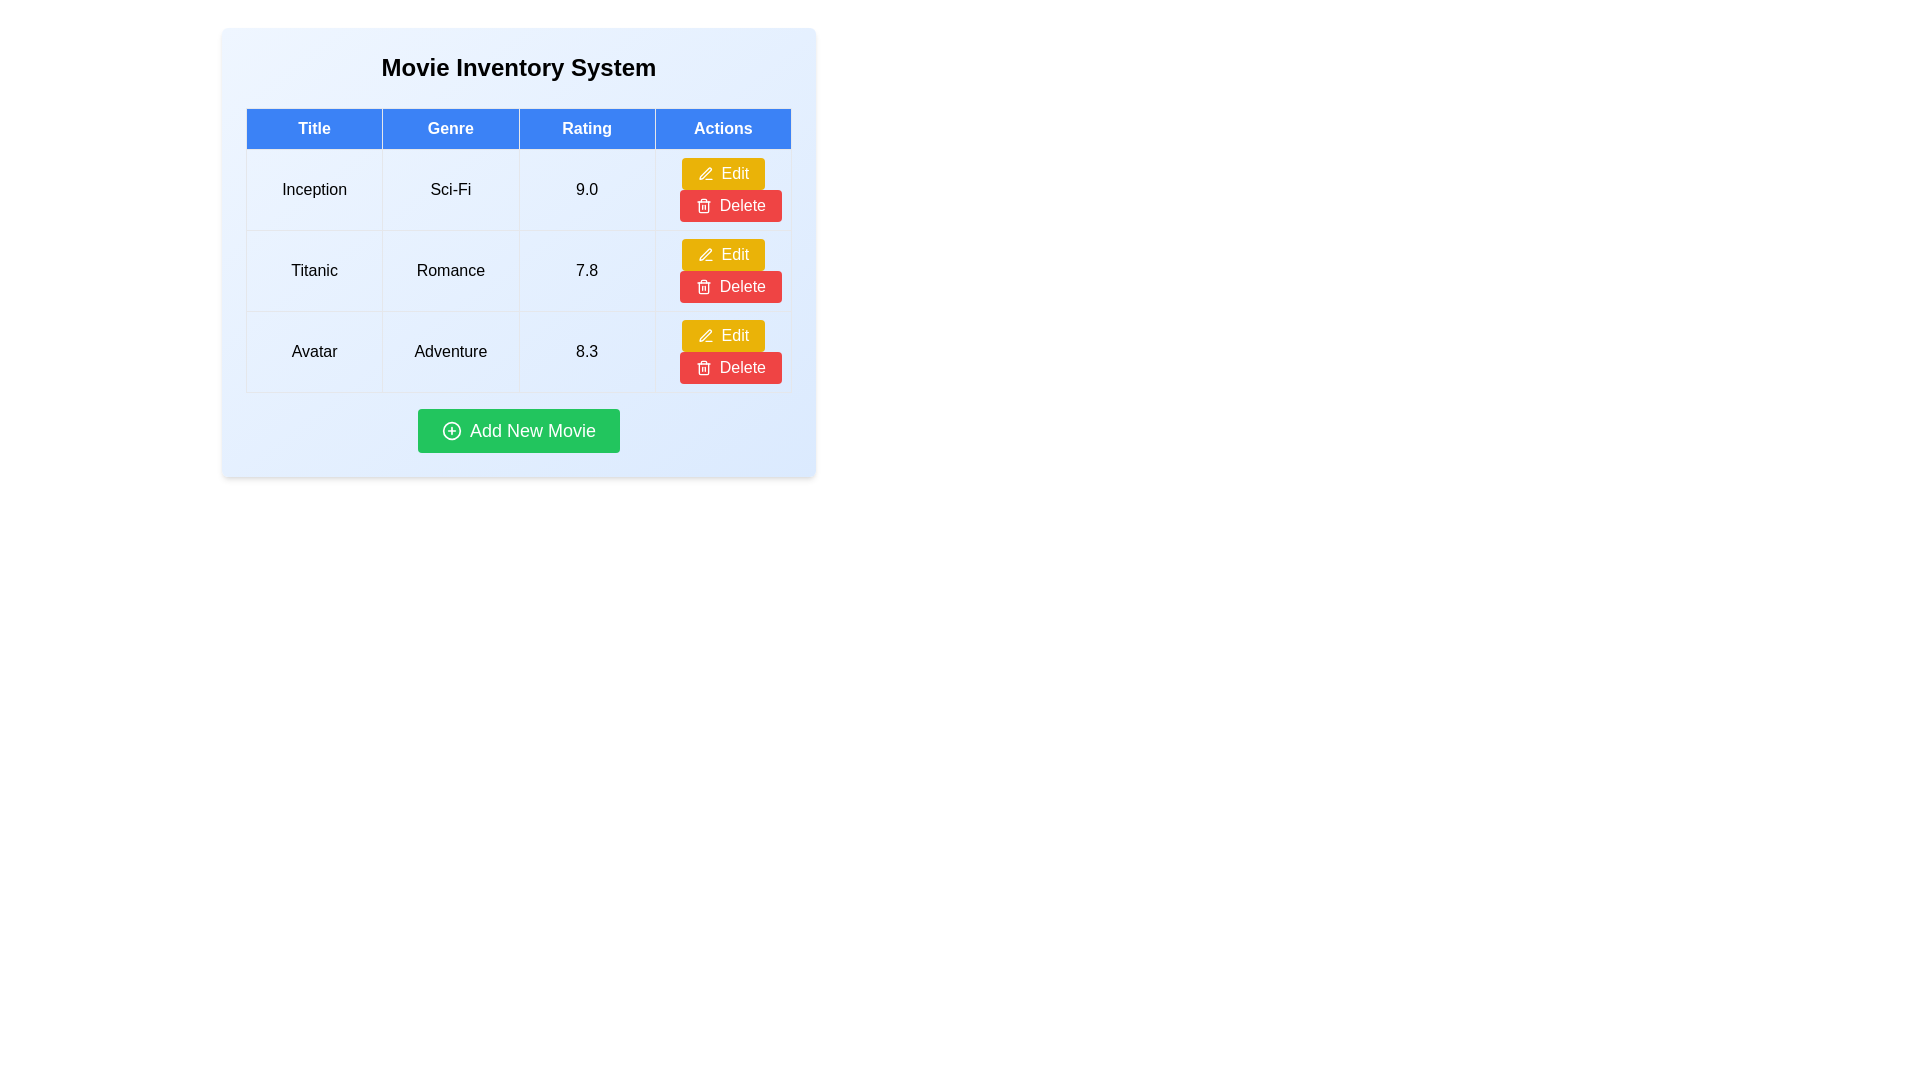 This screenshot has height=1080, width=1920. What do you see at coordinates (449, 270) in the screenshot?
I see `the text label displaying 'Romance', which is the second column in the row titled 'Titanic' within the table under the header 'Genre'` at bounding box center [449, 270].